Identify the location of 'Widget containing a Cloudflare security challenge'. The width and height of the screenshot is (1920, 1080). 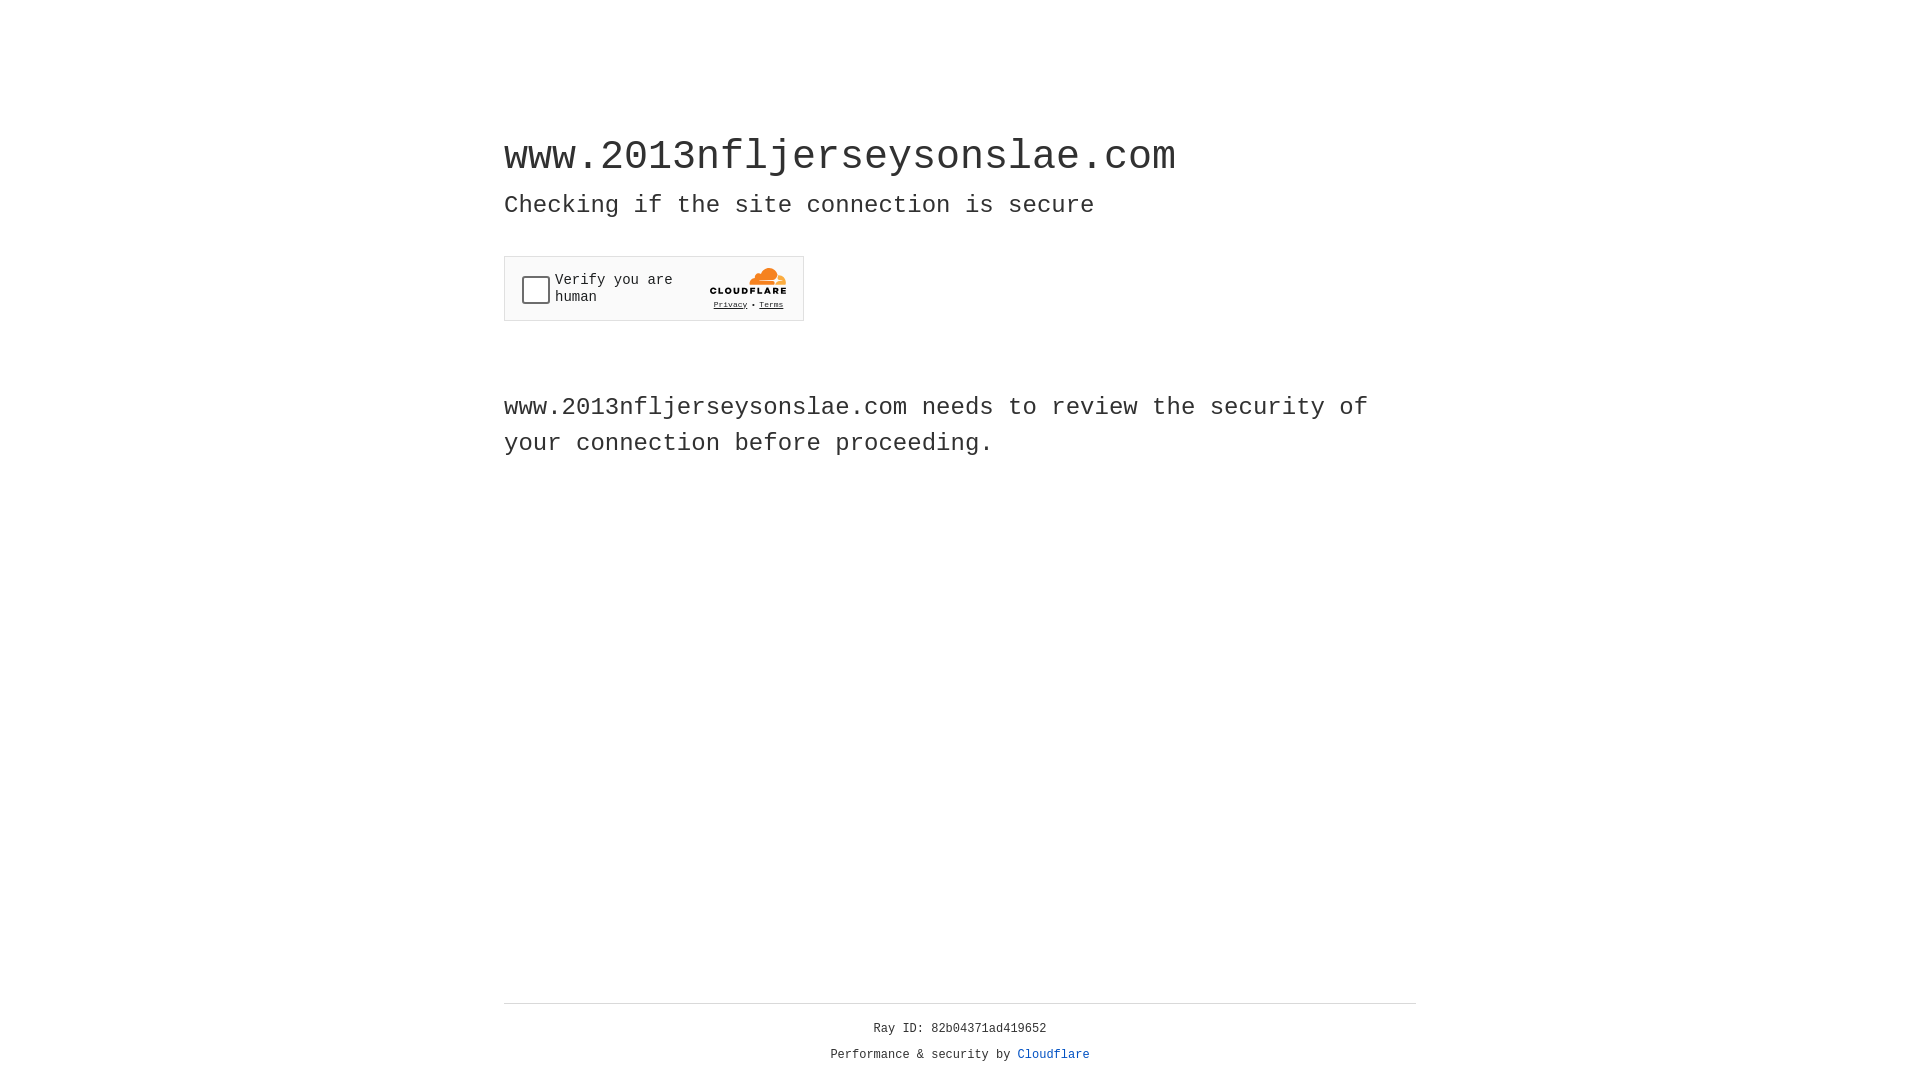
(653, 288).